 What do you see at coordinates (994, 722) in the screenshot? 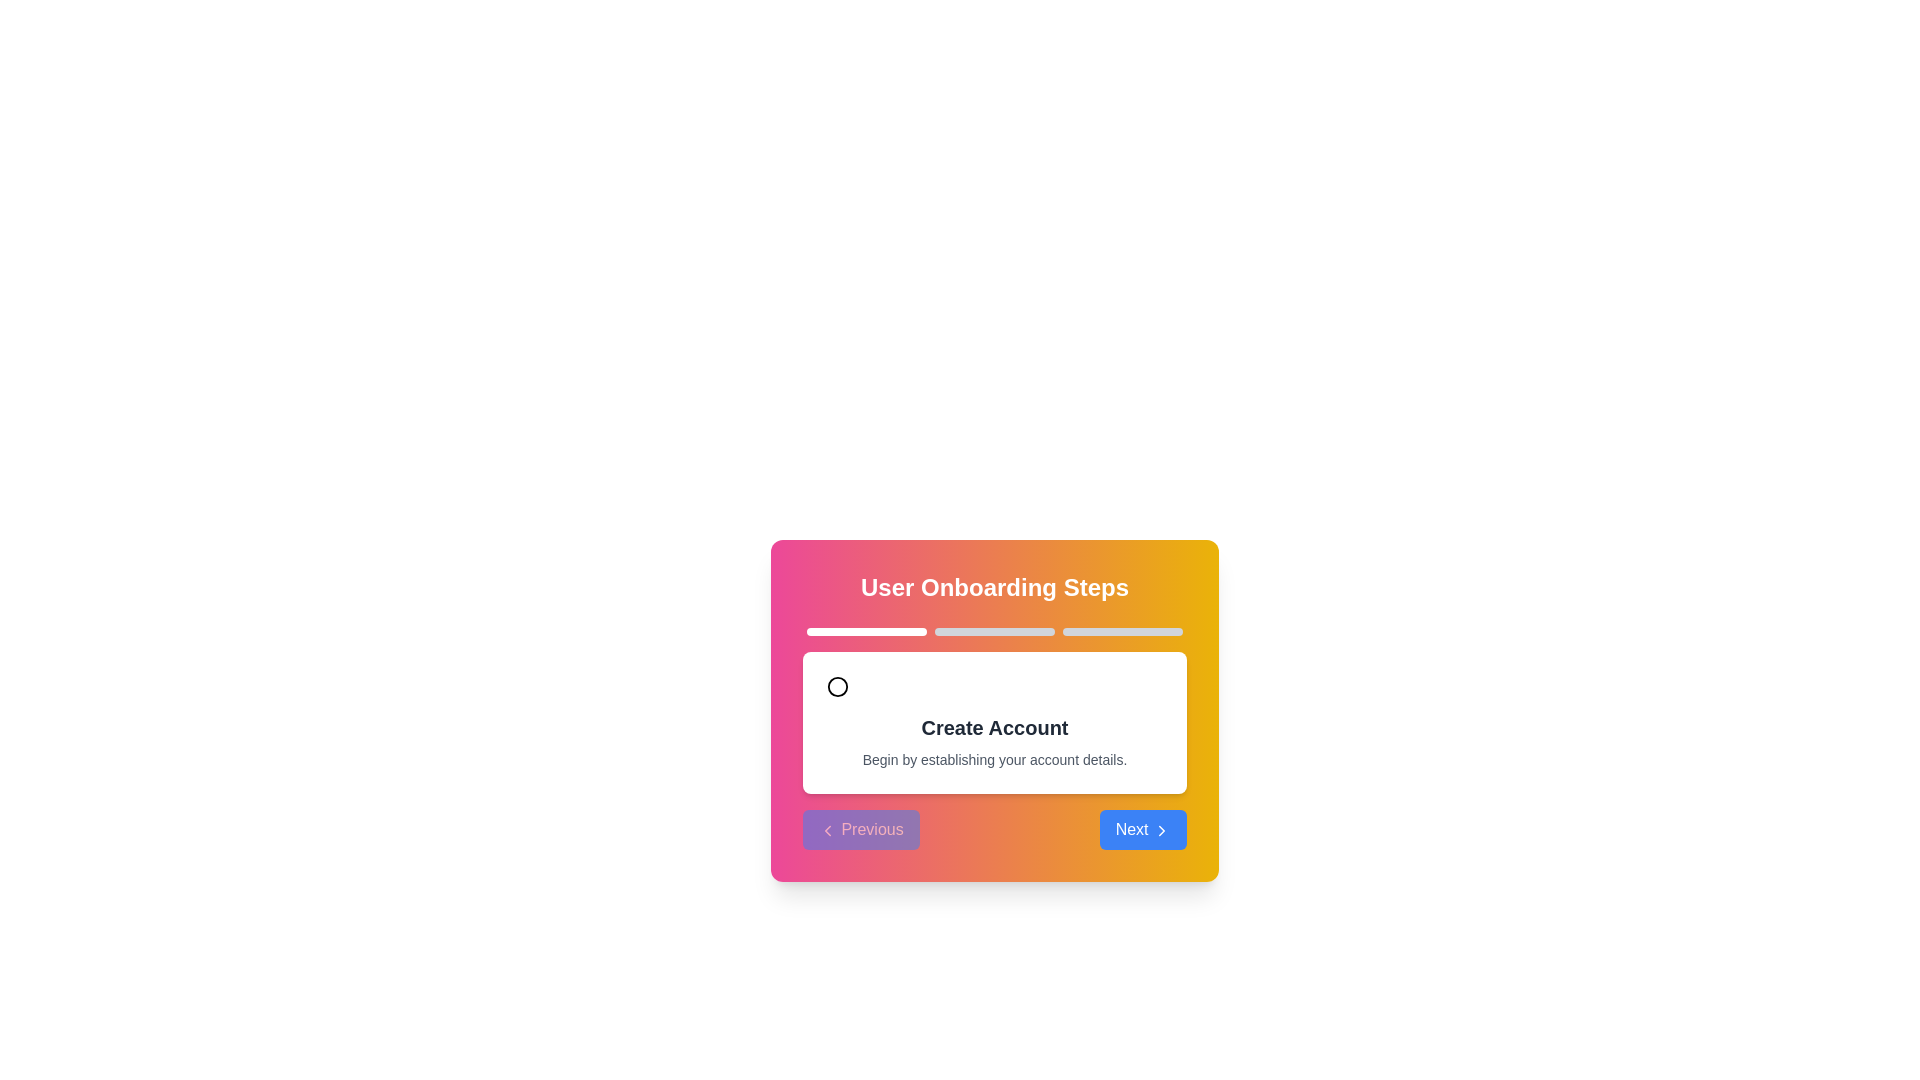
I see `the Informational Card that presents the 'Create Account' step in the onboarding process, which is centrally located below the title 'User Onboarding Steps' and above the navigation buttons` at bounding box center [994, 722].